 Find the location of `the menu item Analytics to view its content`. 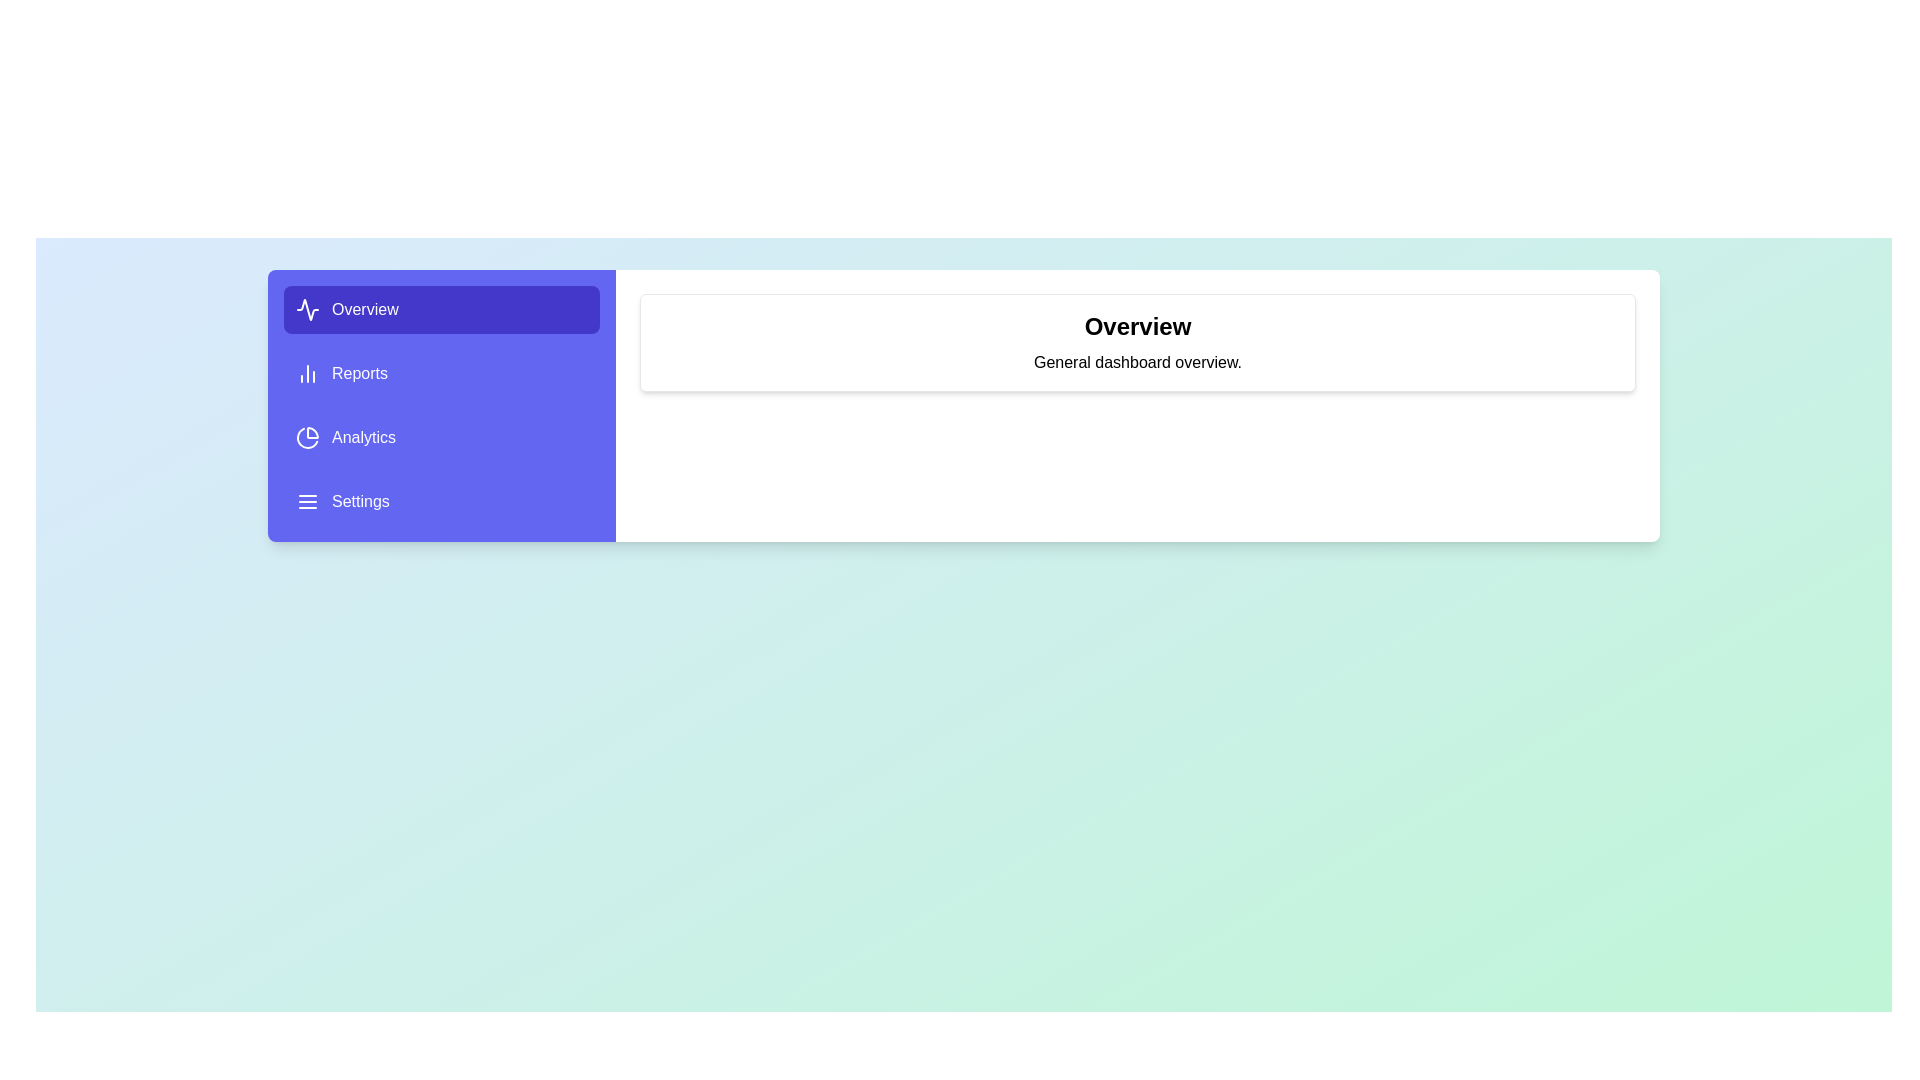

the menu item Analytics to view its content is located at coordinates (440, 437).